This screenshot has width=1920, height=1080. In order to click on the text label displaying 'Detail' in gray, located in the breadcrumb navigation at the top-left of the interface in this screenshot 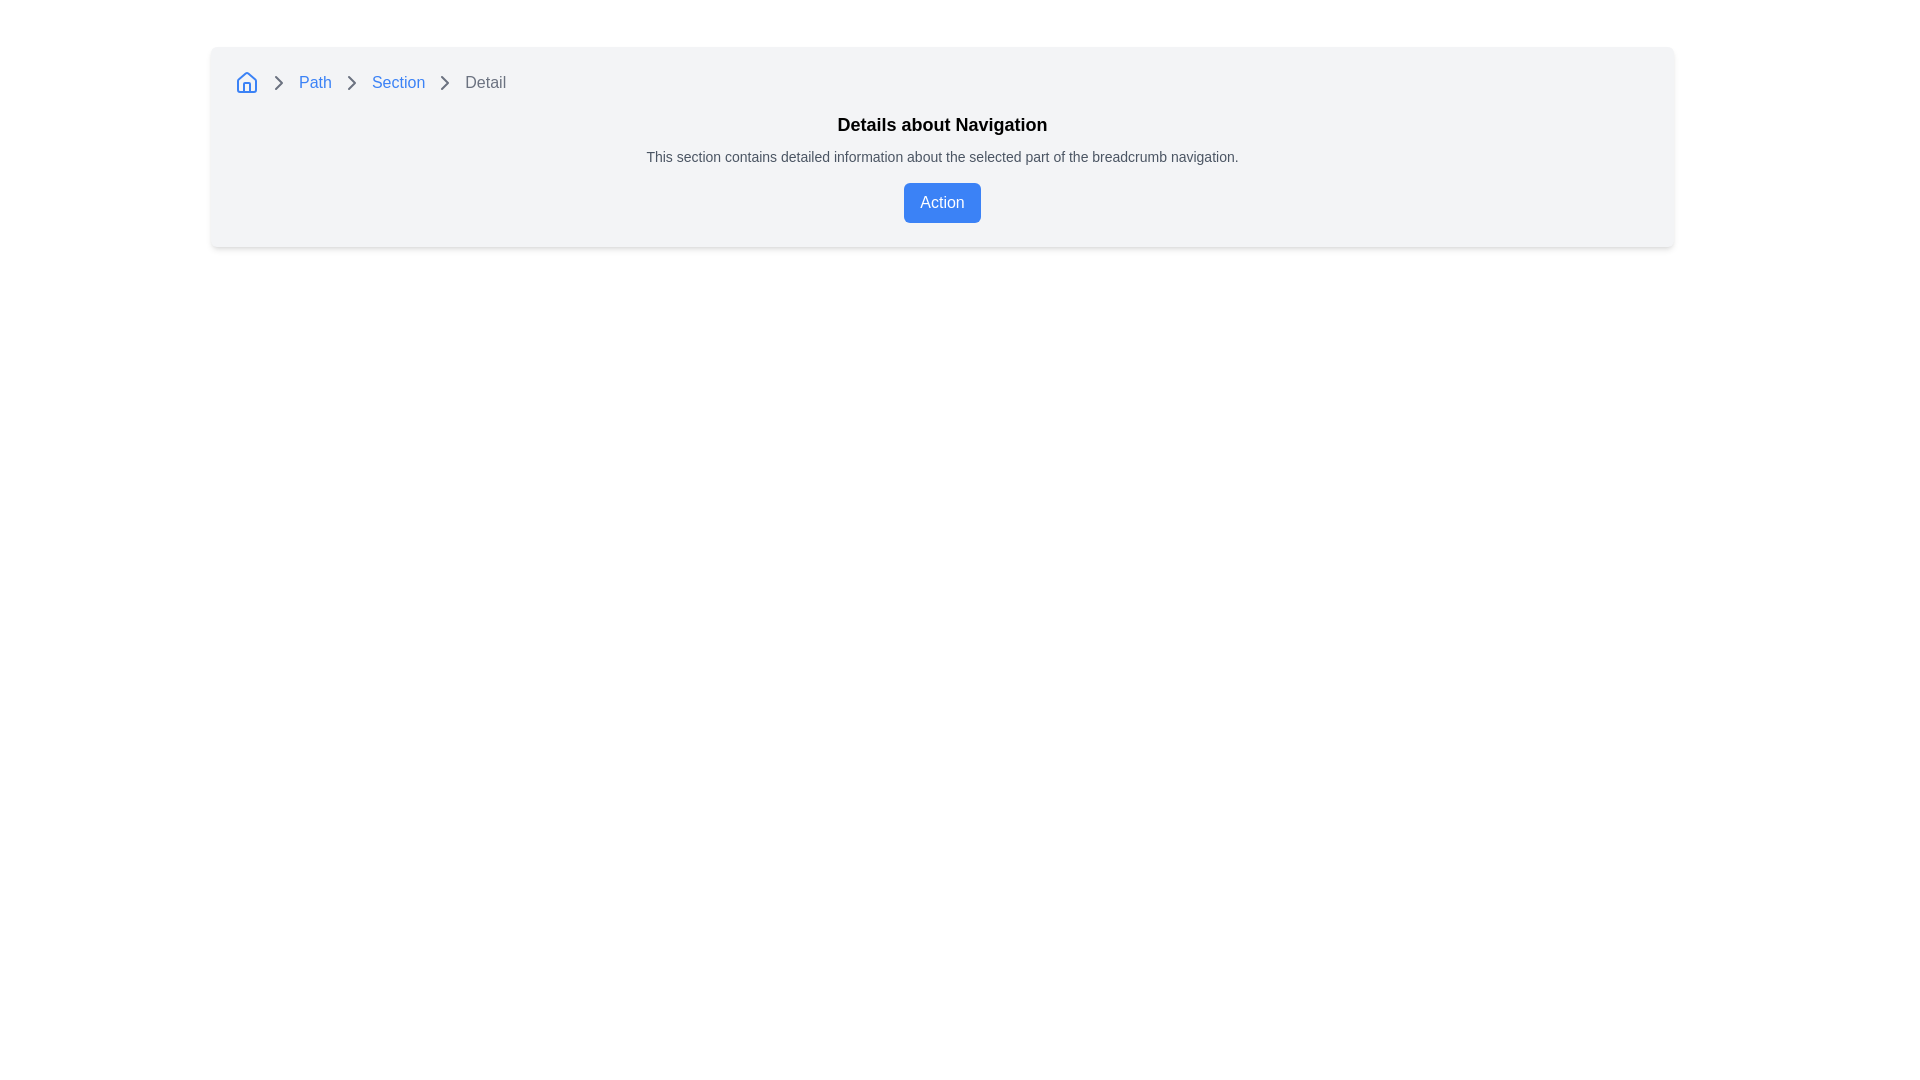, I will do `click(485, 82)`.